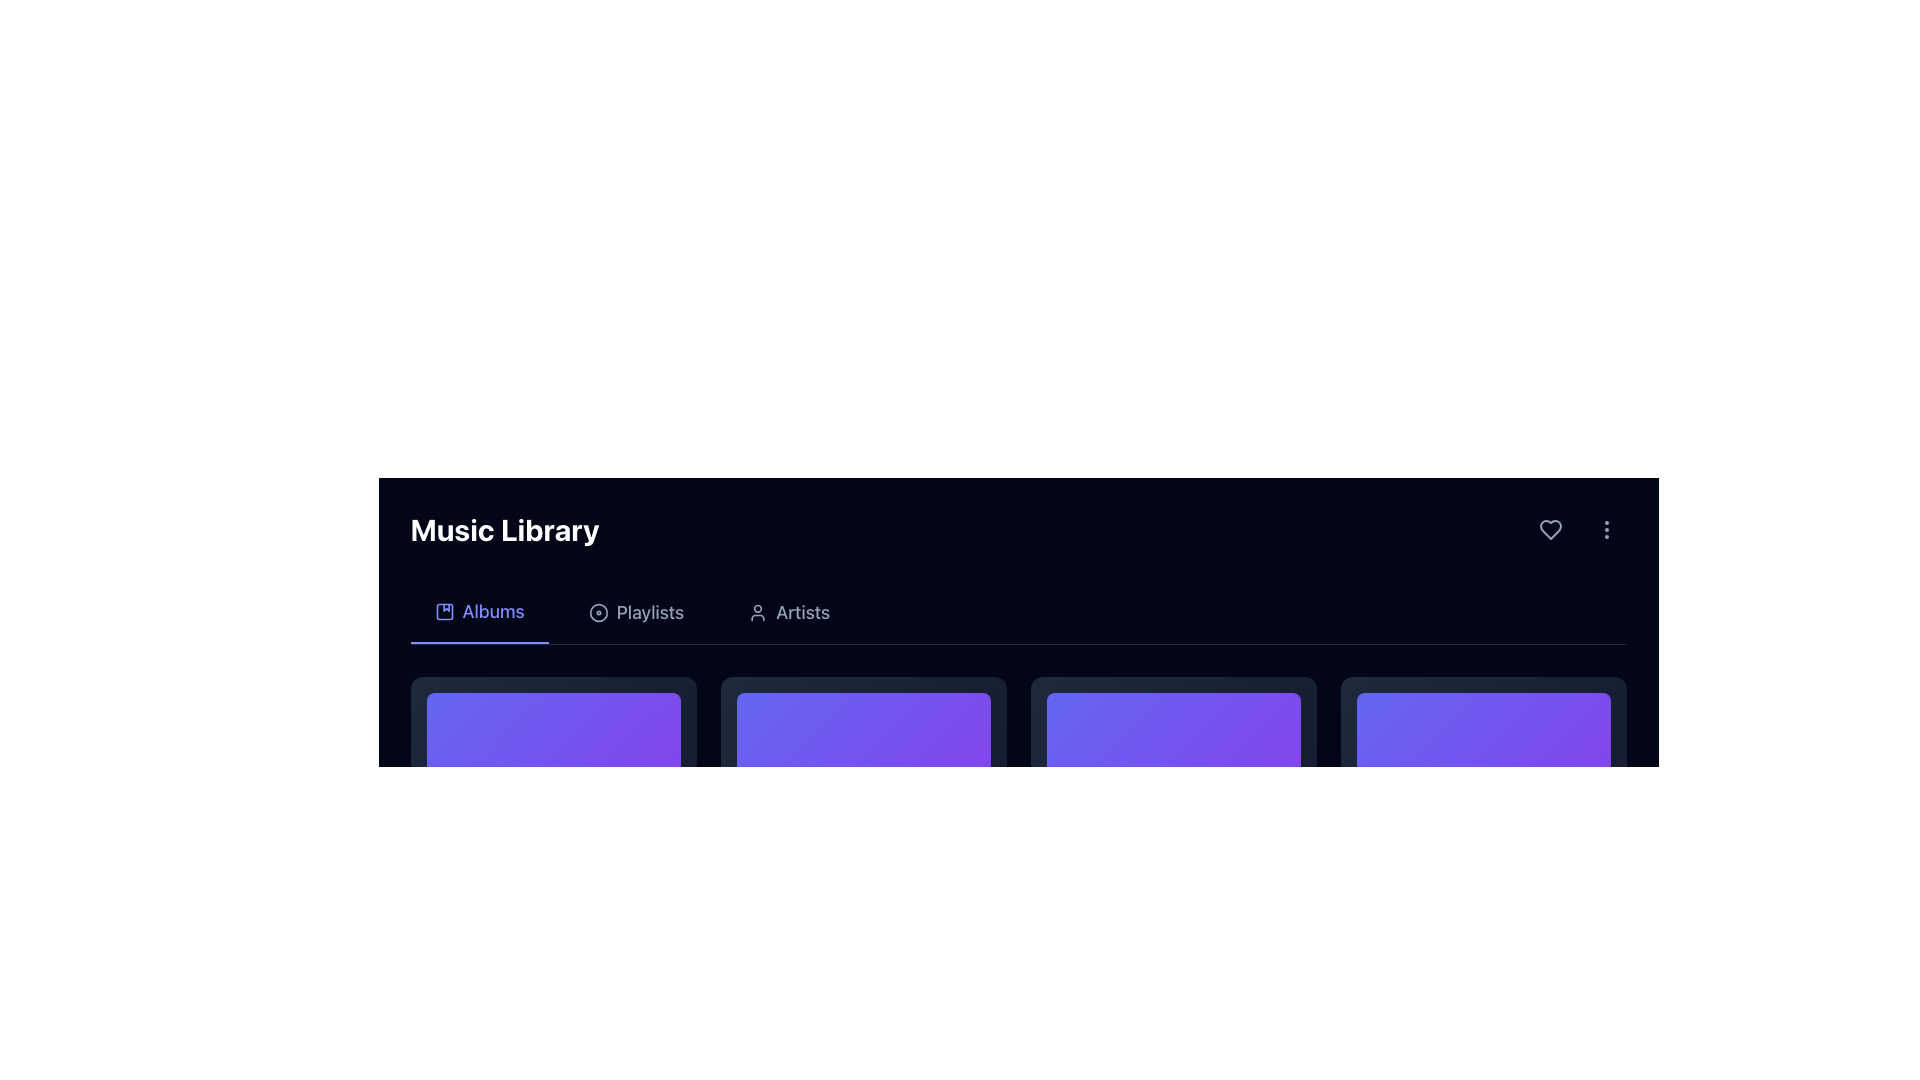  What do you see at coordinates (1549, 528) in the screenshot?
I see `the heart-shaped icon outline within the circular button at the top right corner of the main application interface to mark an item as a favorite` at bounding box center [1549, 528].